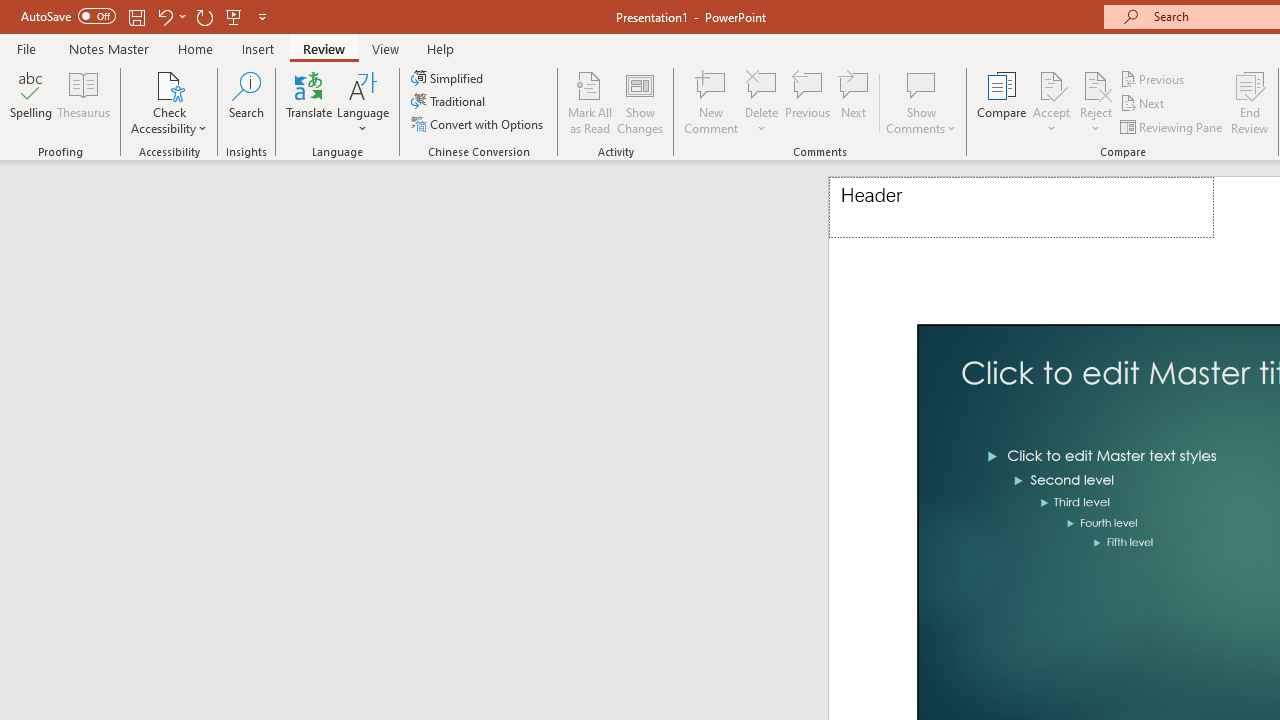 Image resolution: width=1280 pixels, height=720 pixels. What do you see at coordinates (308, 103) in the screenshot?
I see `'Translate'` at bounding box center [308, 103].